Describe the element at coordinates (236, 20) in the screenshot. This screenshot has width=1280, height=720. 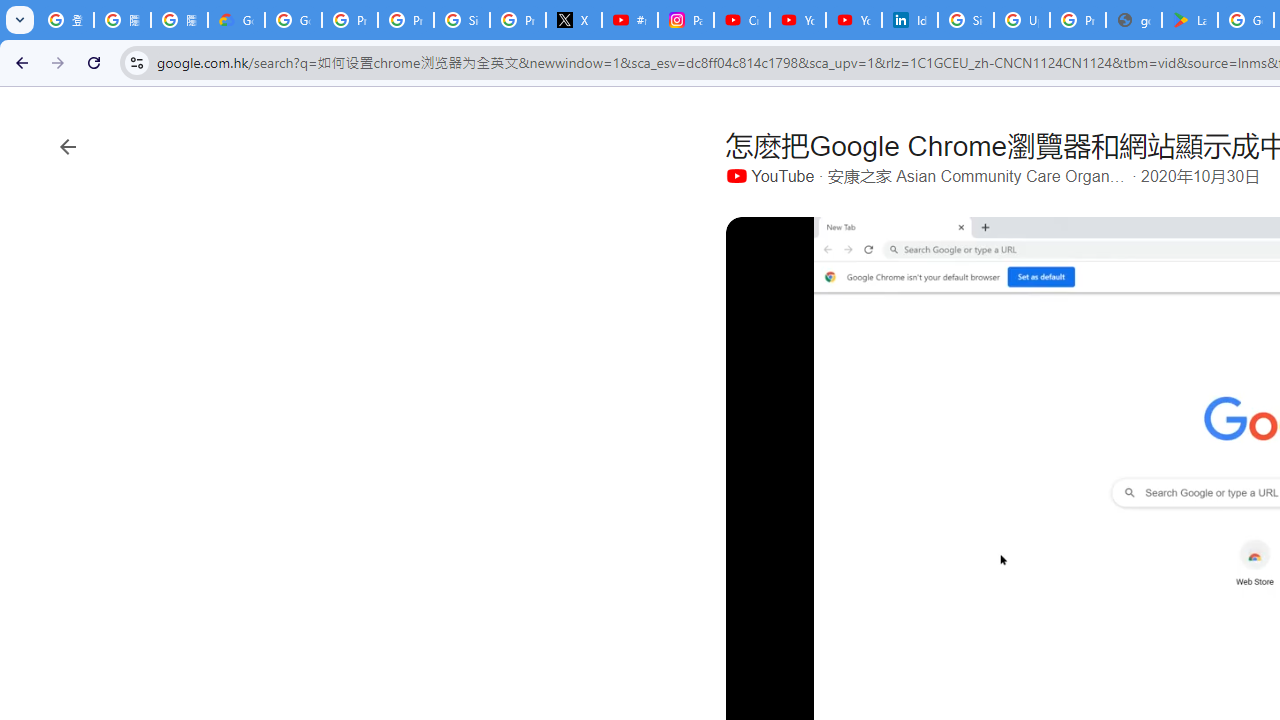
I see `'Google Cloud Privacy Notice'` at that location.